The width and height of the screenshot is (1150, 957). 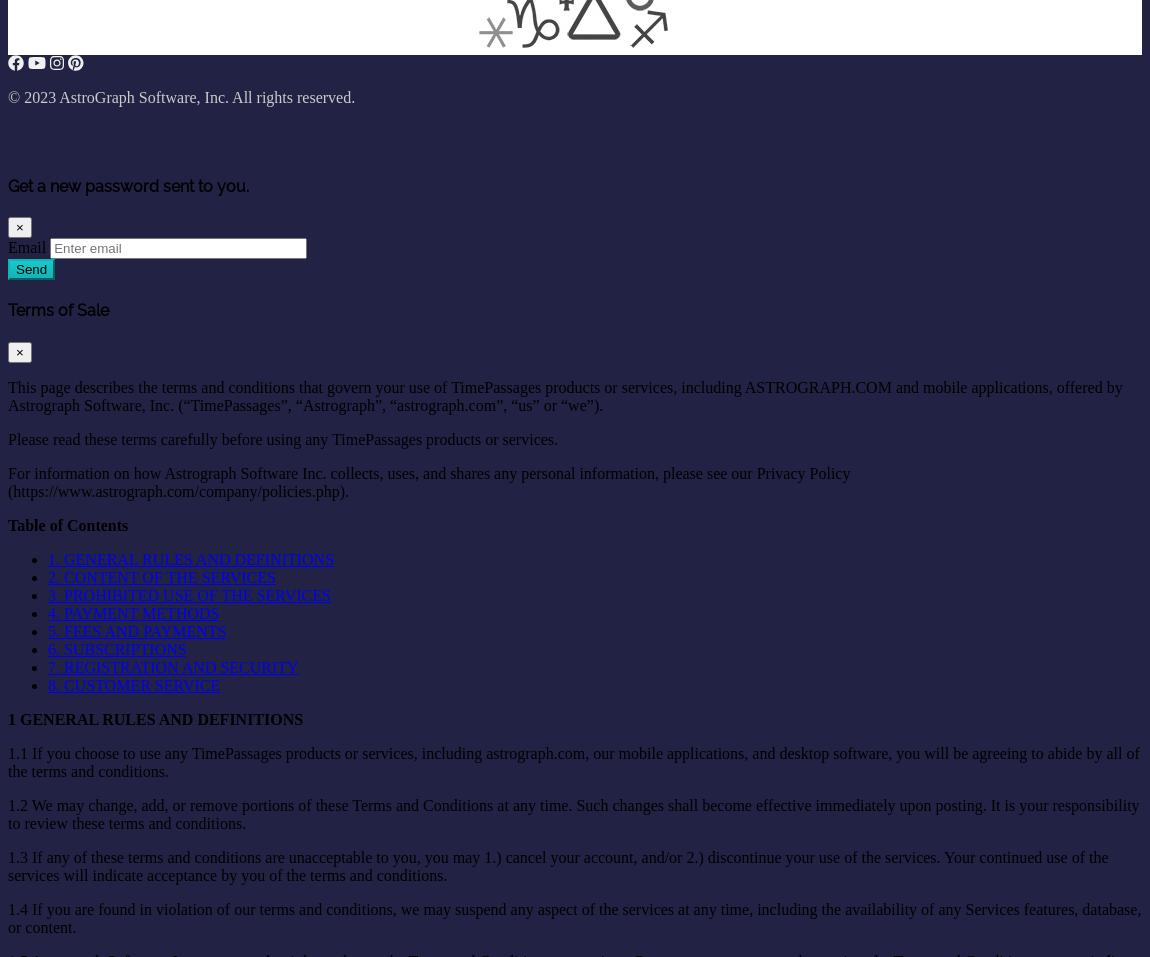 What do you see at coordinates (574, 917) in the screenshot?
I see `'1.4  If you are found in violation of our terms and conditions, we may suspend any aspect of the services at any time, including the availability of any Services features, database, or content.'` at bounding box center [574, 917].